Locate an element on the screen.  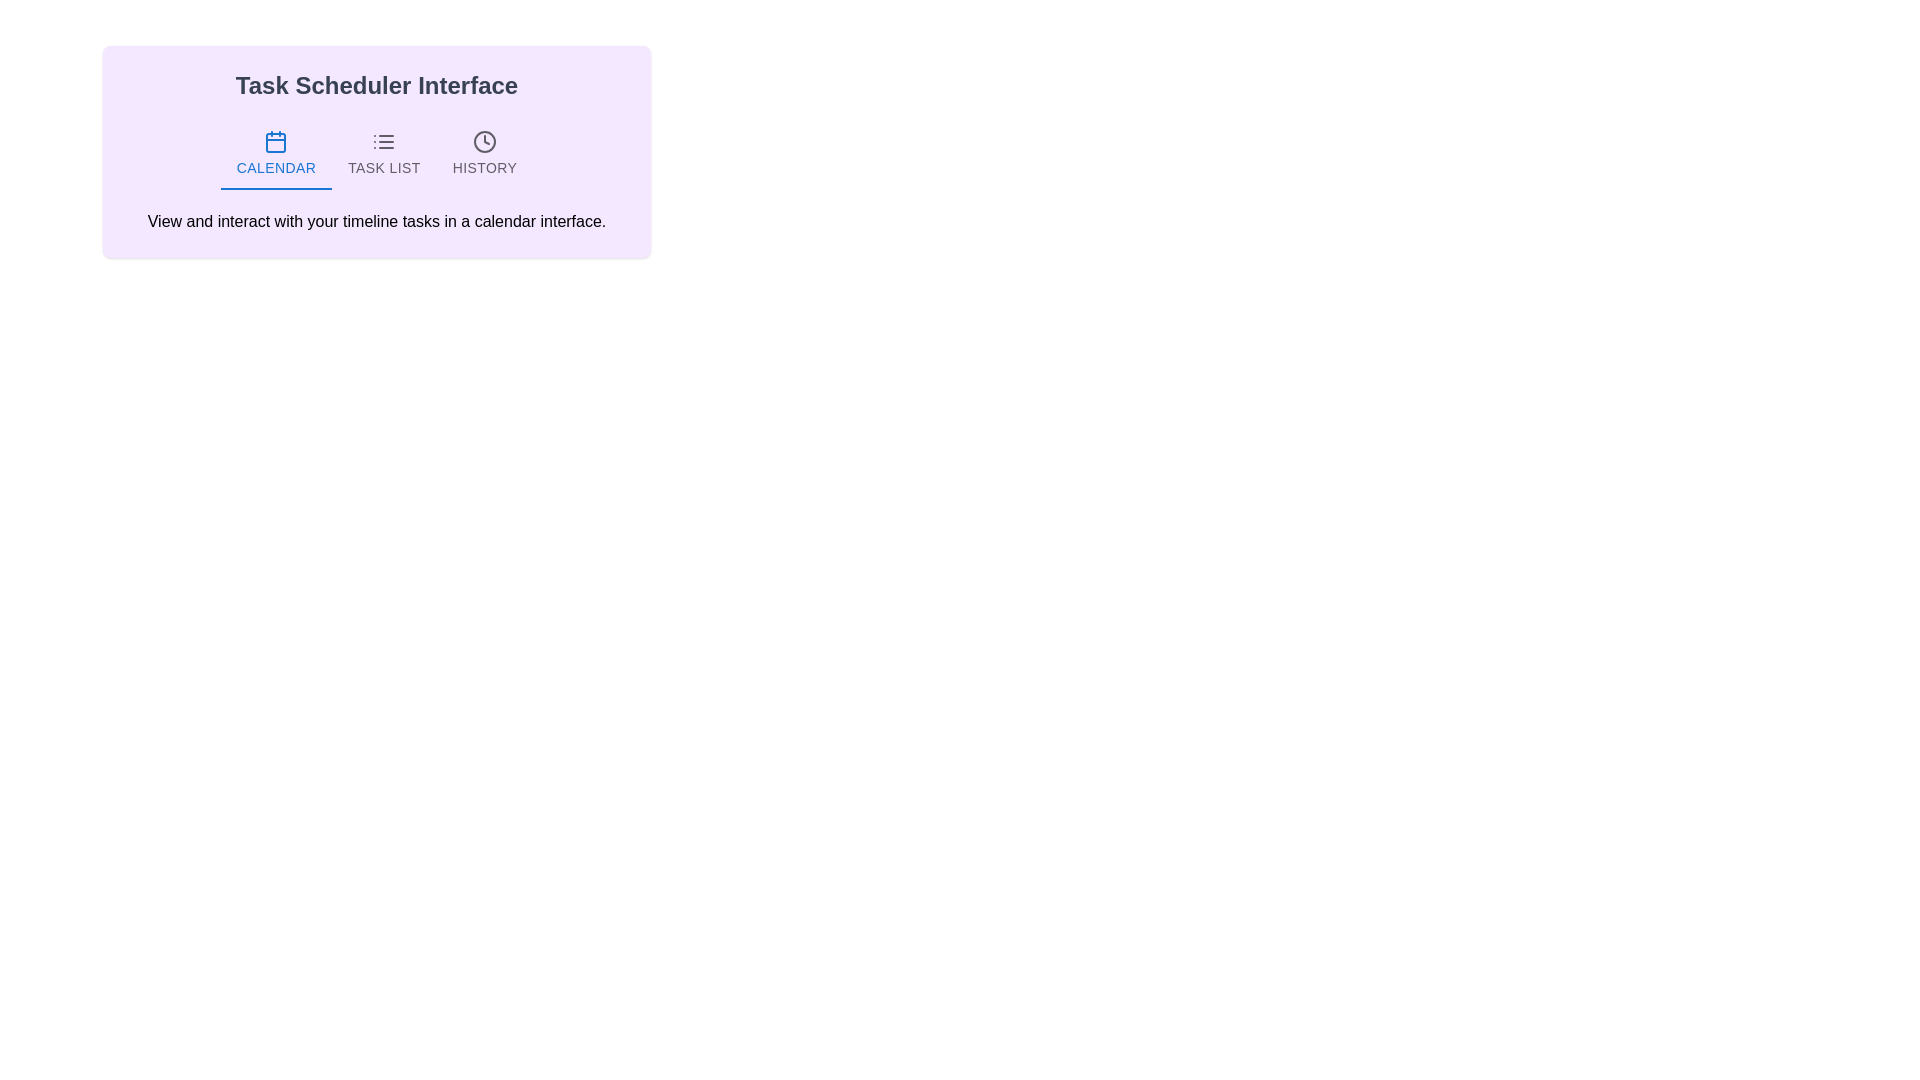
the 'Task List' tab icon located in the top-center region of the interface is located at coordinates (384, 141).